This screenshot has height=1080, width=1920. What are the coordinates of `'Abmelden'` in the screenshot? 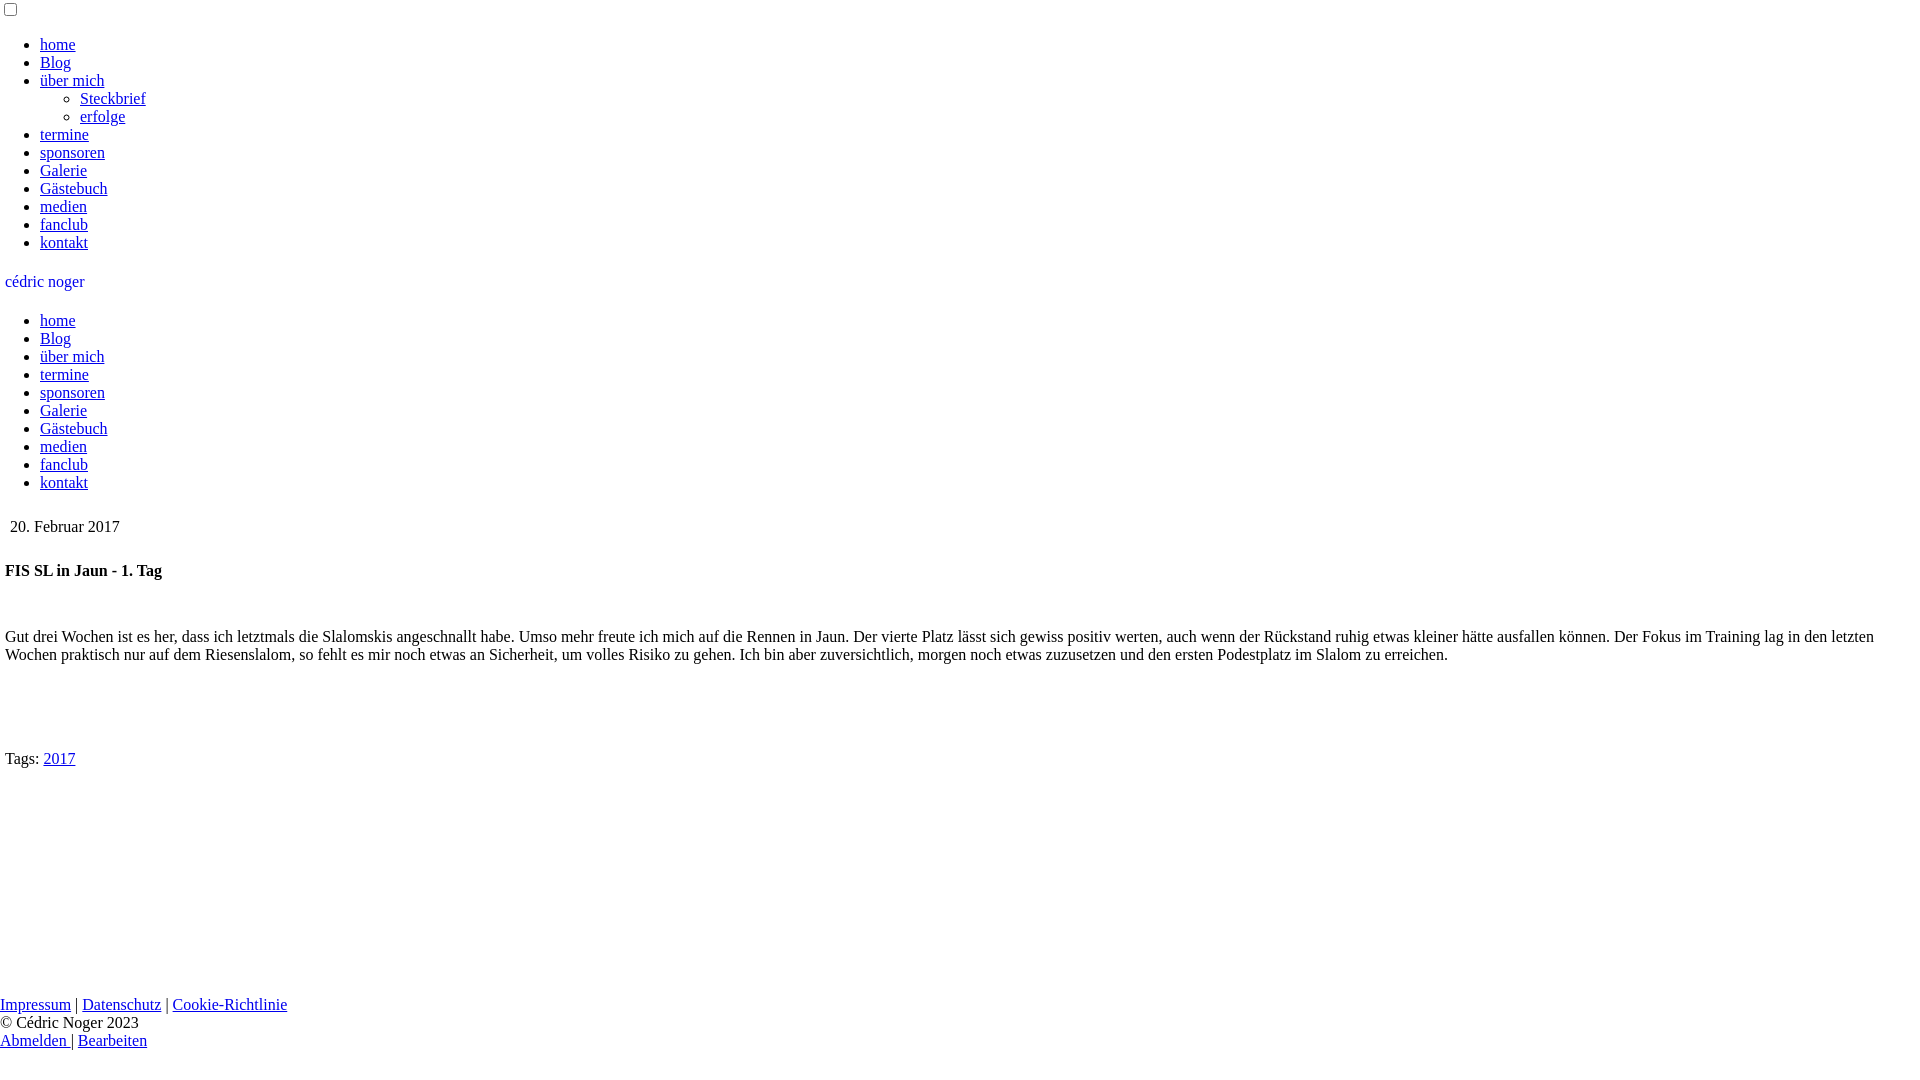 It's located at (0, 1039).